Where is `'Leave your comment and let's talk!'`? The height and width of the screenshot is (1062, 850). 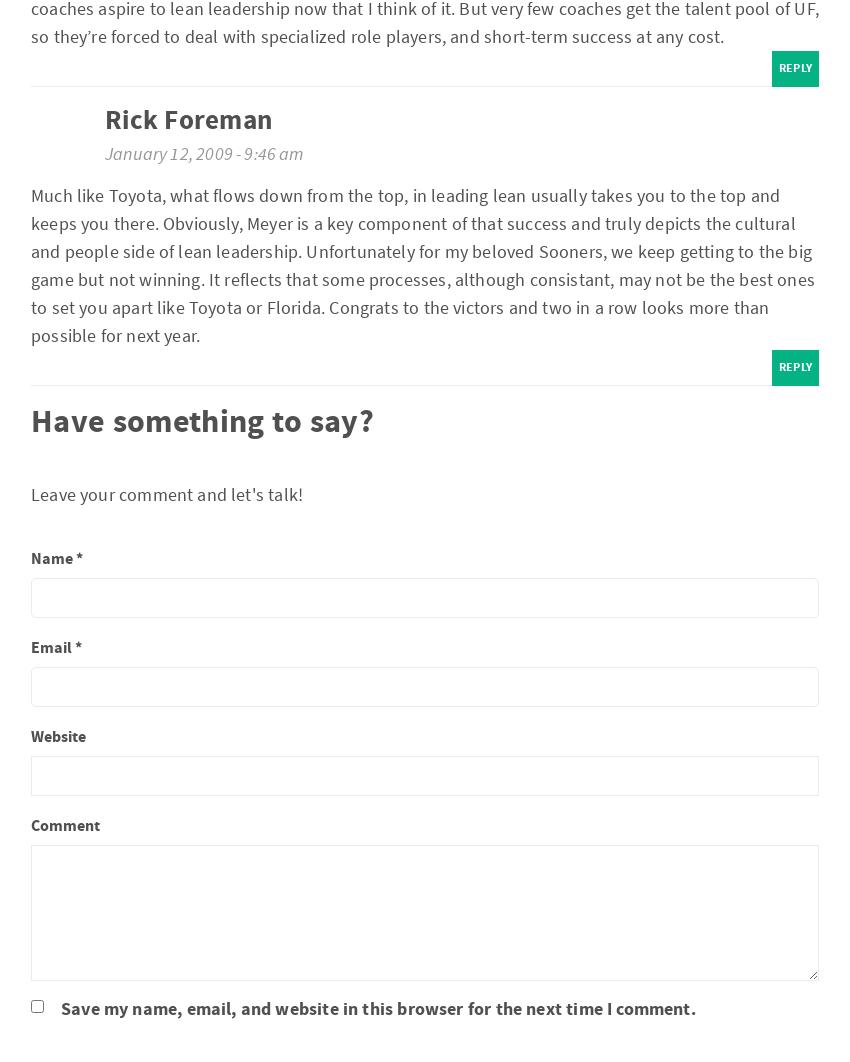 'Leave your comment and let's talk!' is located at coordinates (167, 492).